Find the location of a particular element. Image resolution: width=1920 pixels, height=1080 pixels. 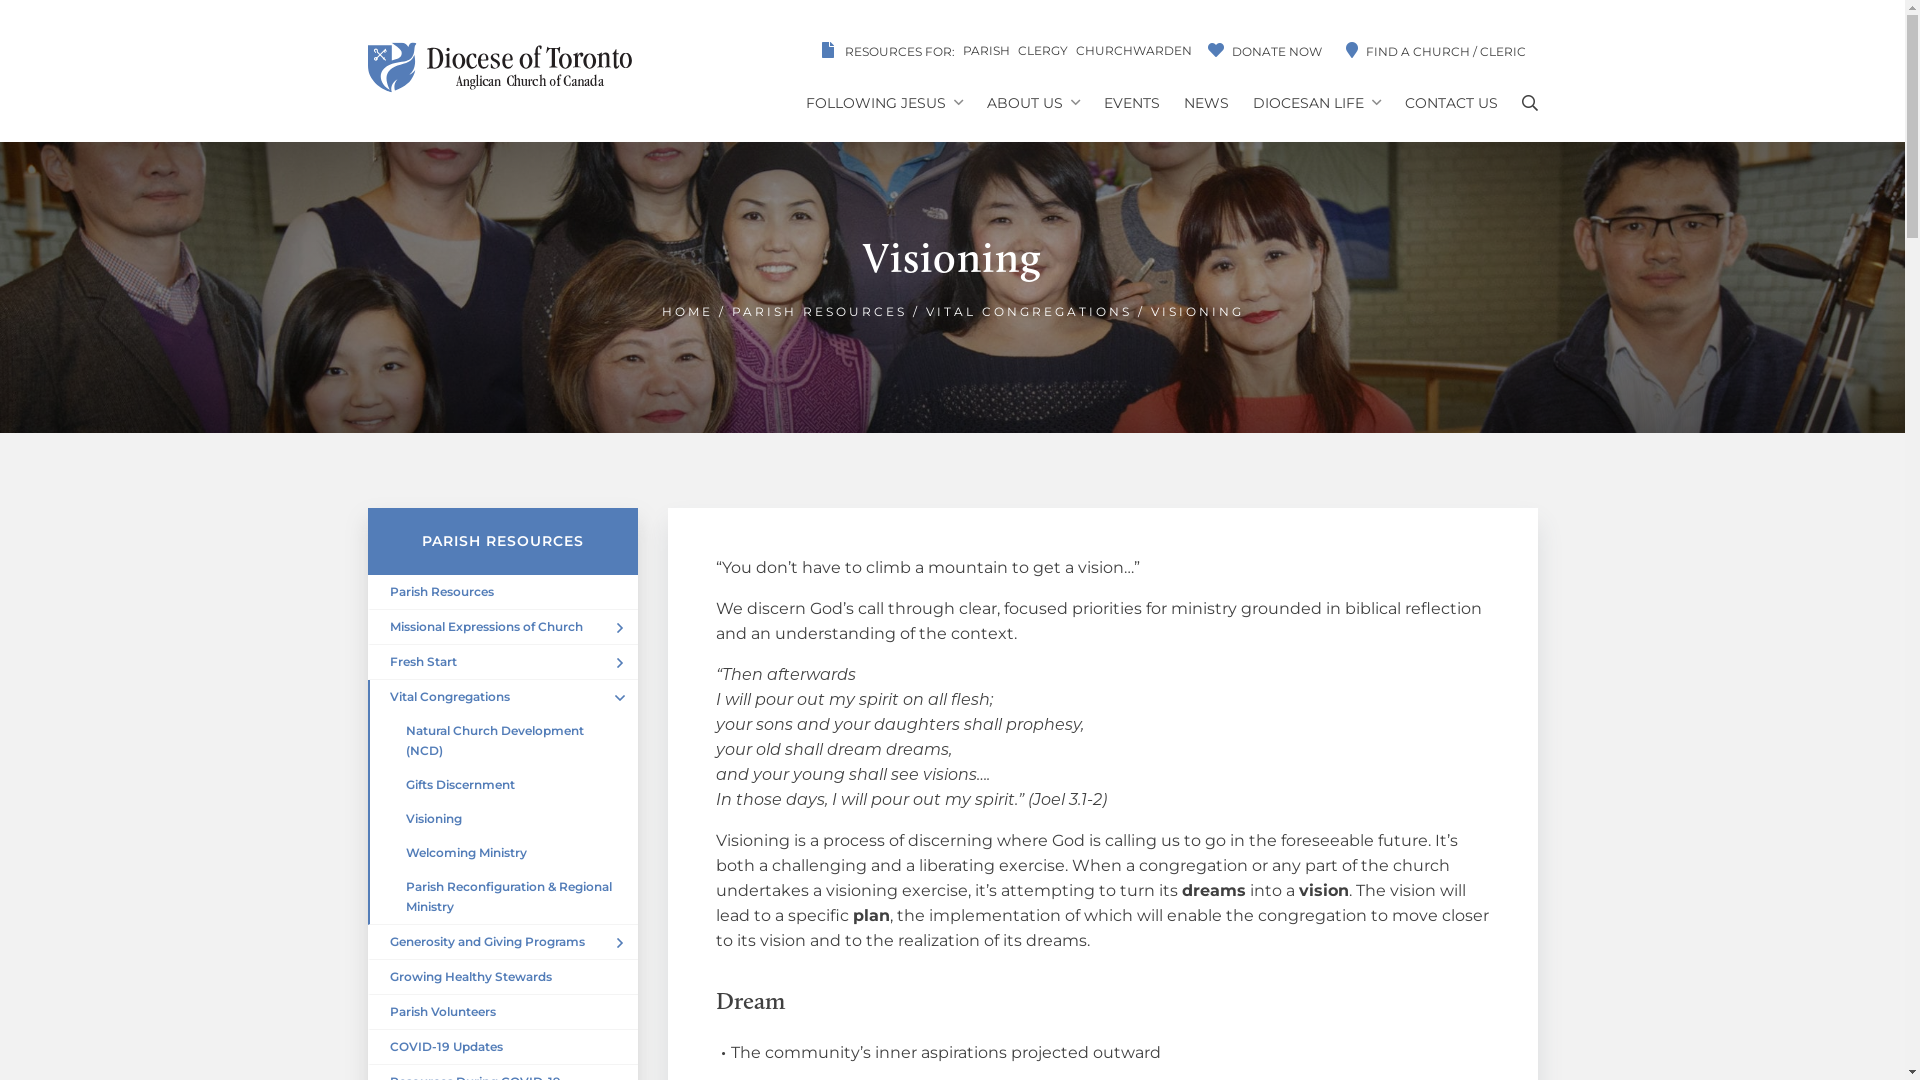

'Visioning' is located at coordinates (503, 818).